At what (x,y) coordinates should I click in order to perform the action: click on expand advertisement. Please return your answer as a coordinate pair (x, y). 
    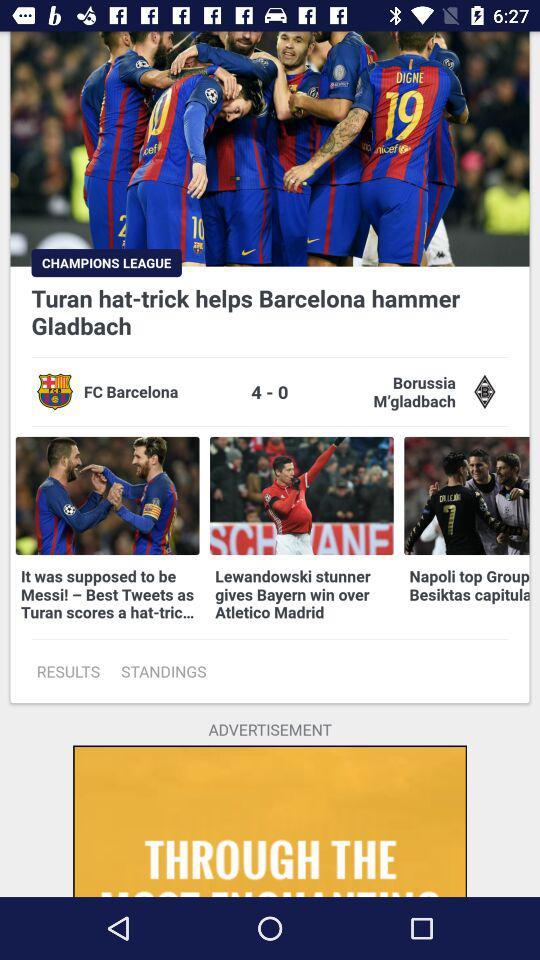
    Looking at the image, I should click on (270, 821).